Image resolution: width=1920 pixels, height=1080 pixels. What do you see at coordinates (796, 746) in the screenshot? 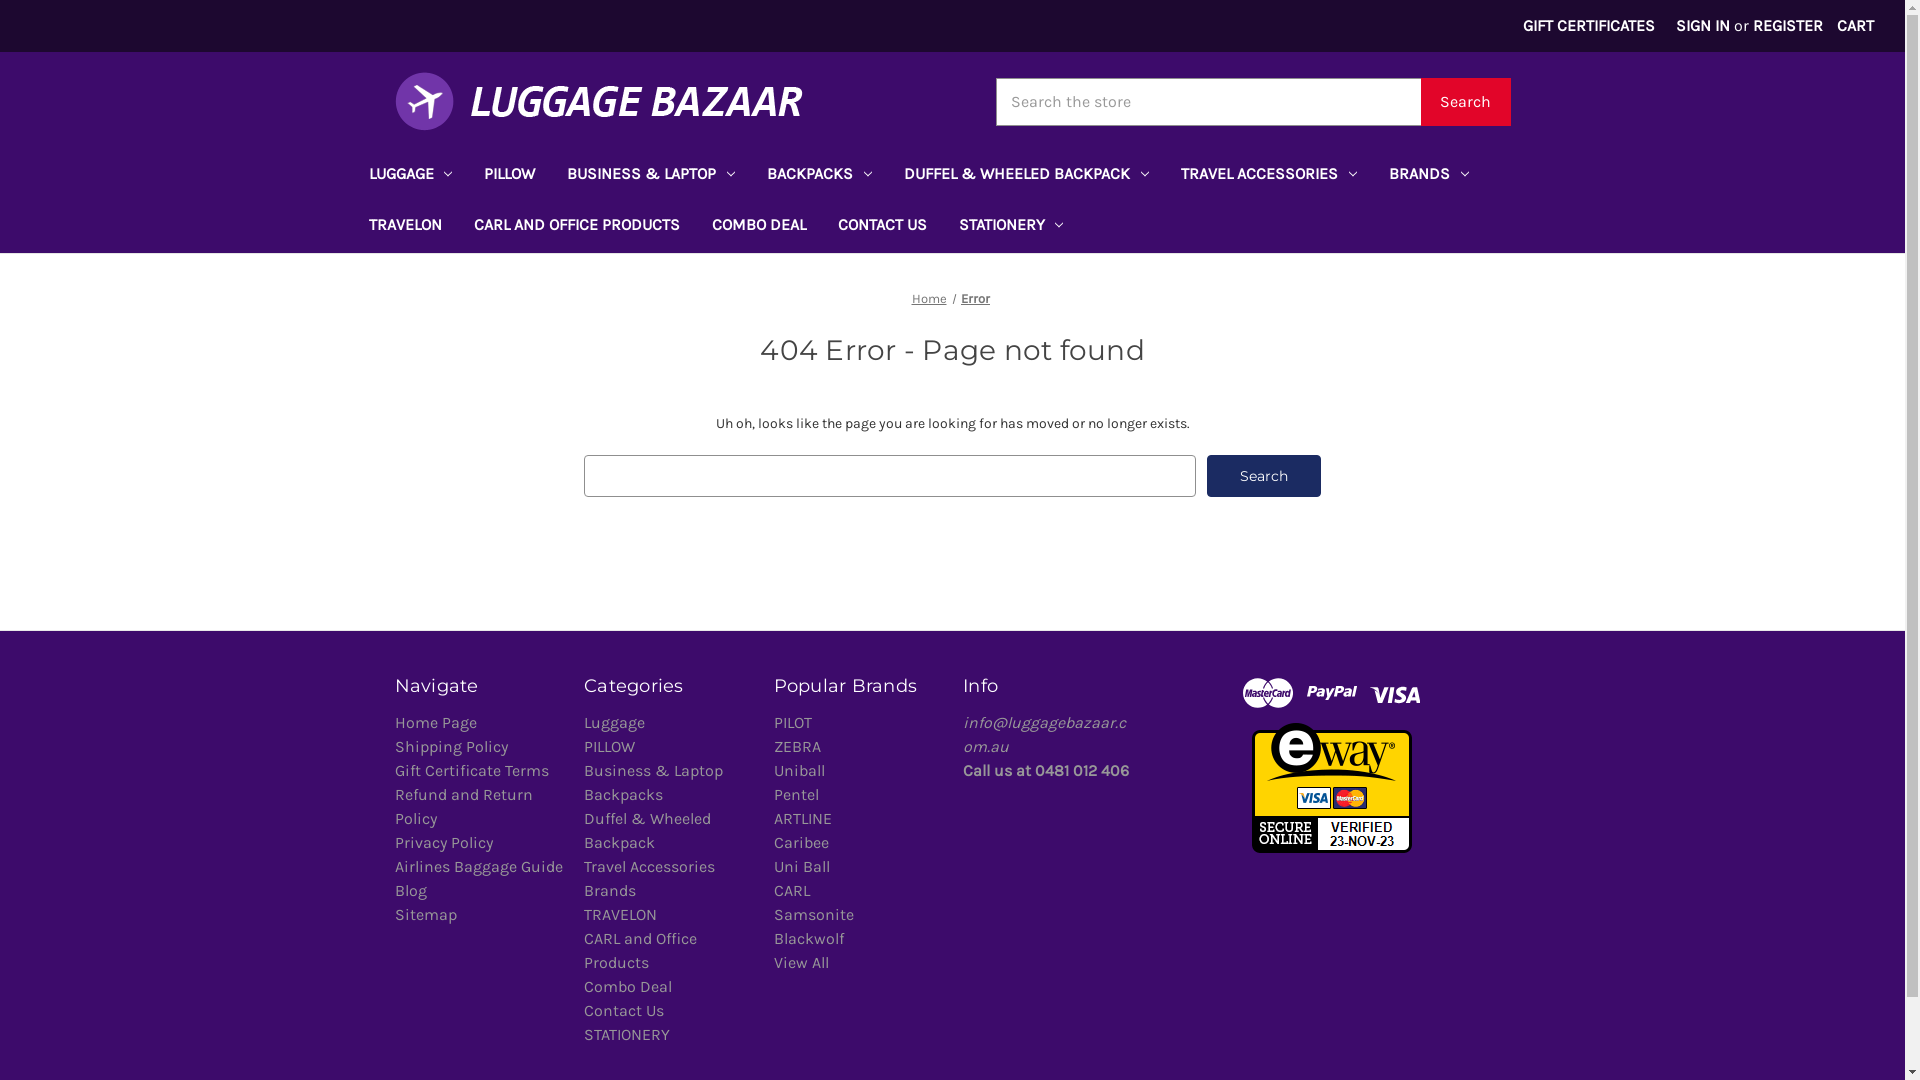
I see `'ZEBRA'` at bounding box center [796, 746].